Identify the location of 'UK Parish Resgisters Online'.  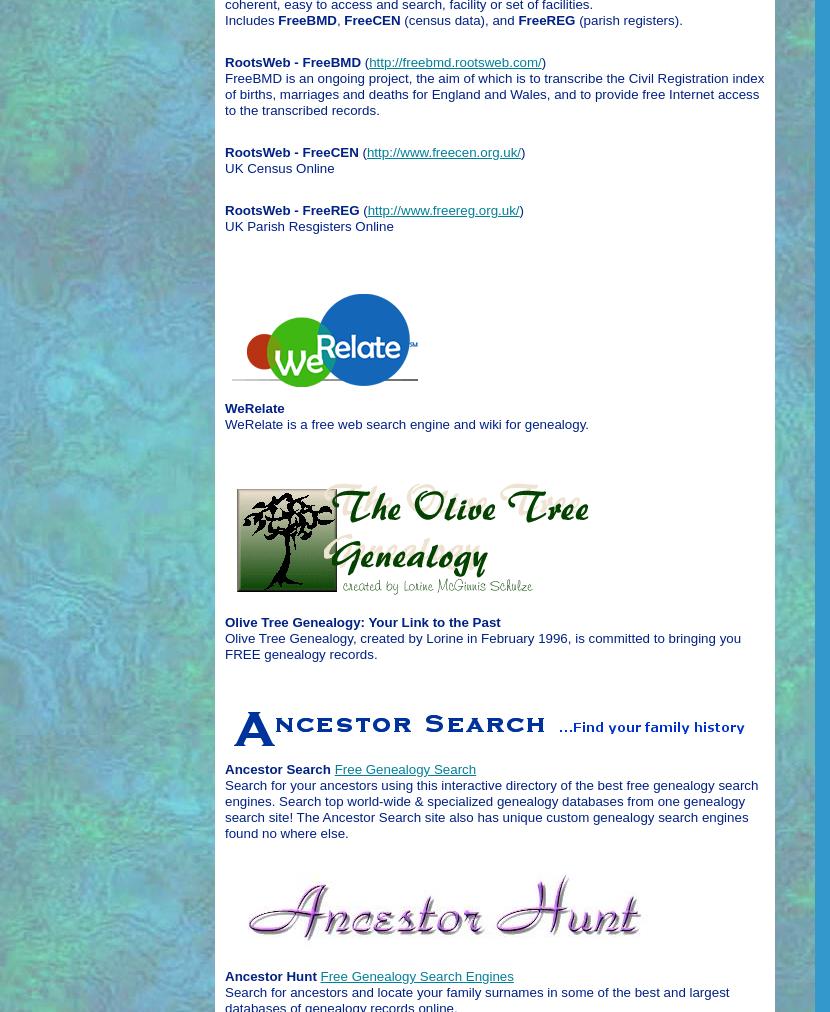
(308, 225).